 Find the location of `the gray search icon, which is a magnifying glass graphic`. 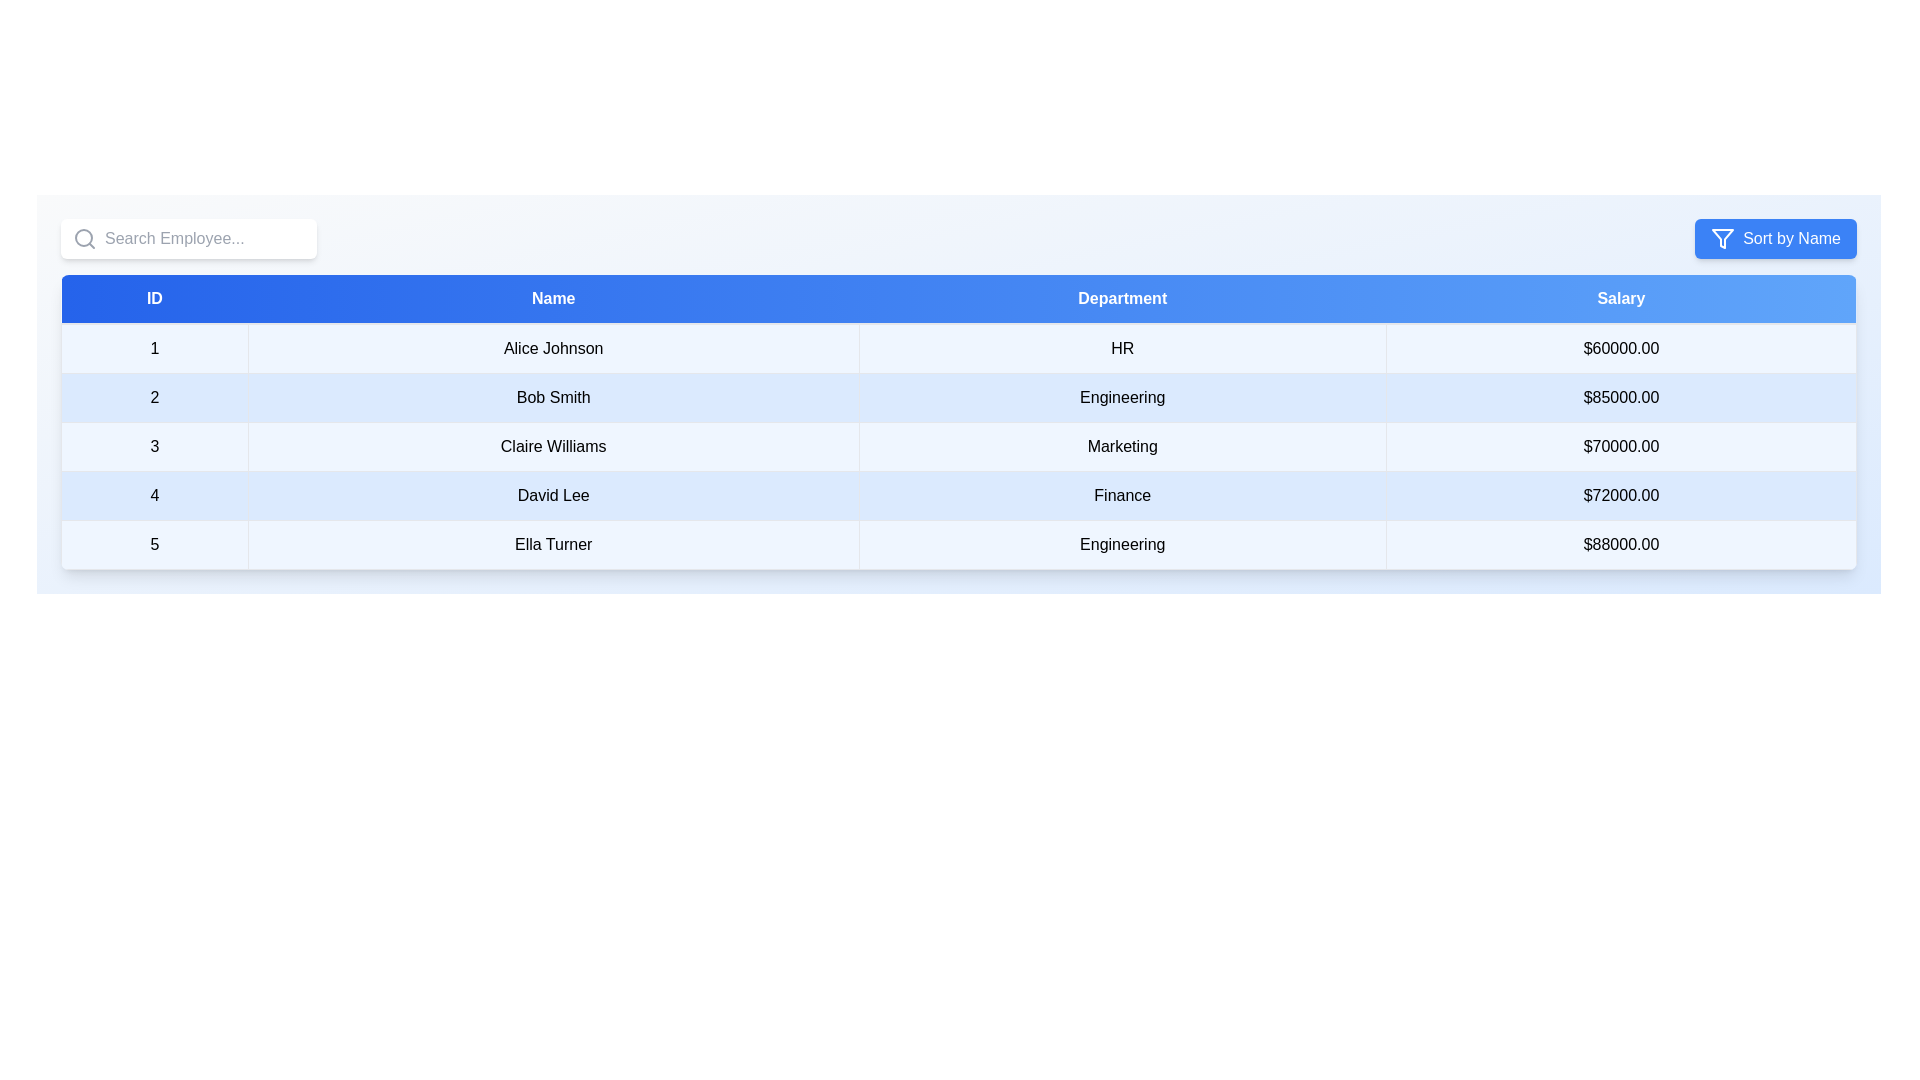

the gray search icon, which is a magnifying glass graphic is located at coordinates (84, 238).